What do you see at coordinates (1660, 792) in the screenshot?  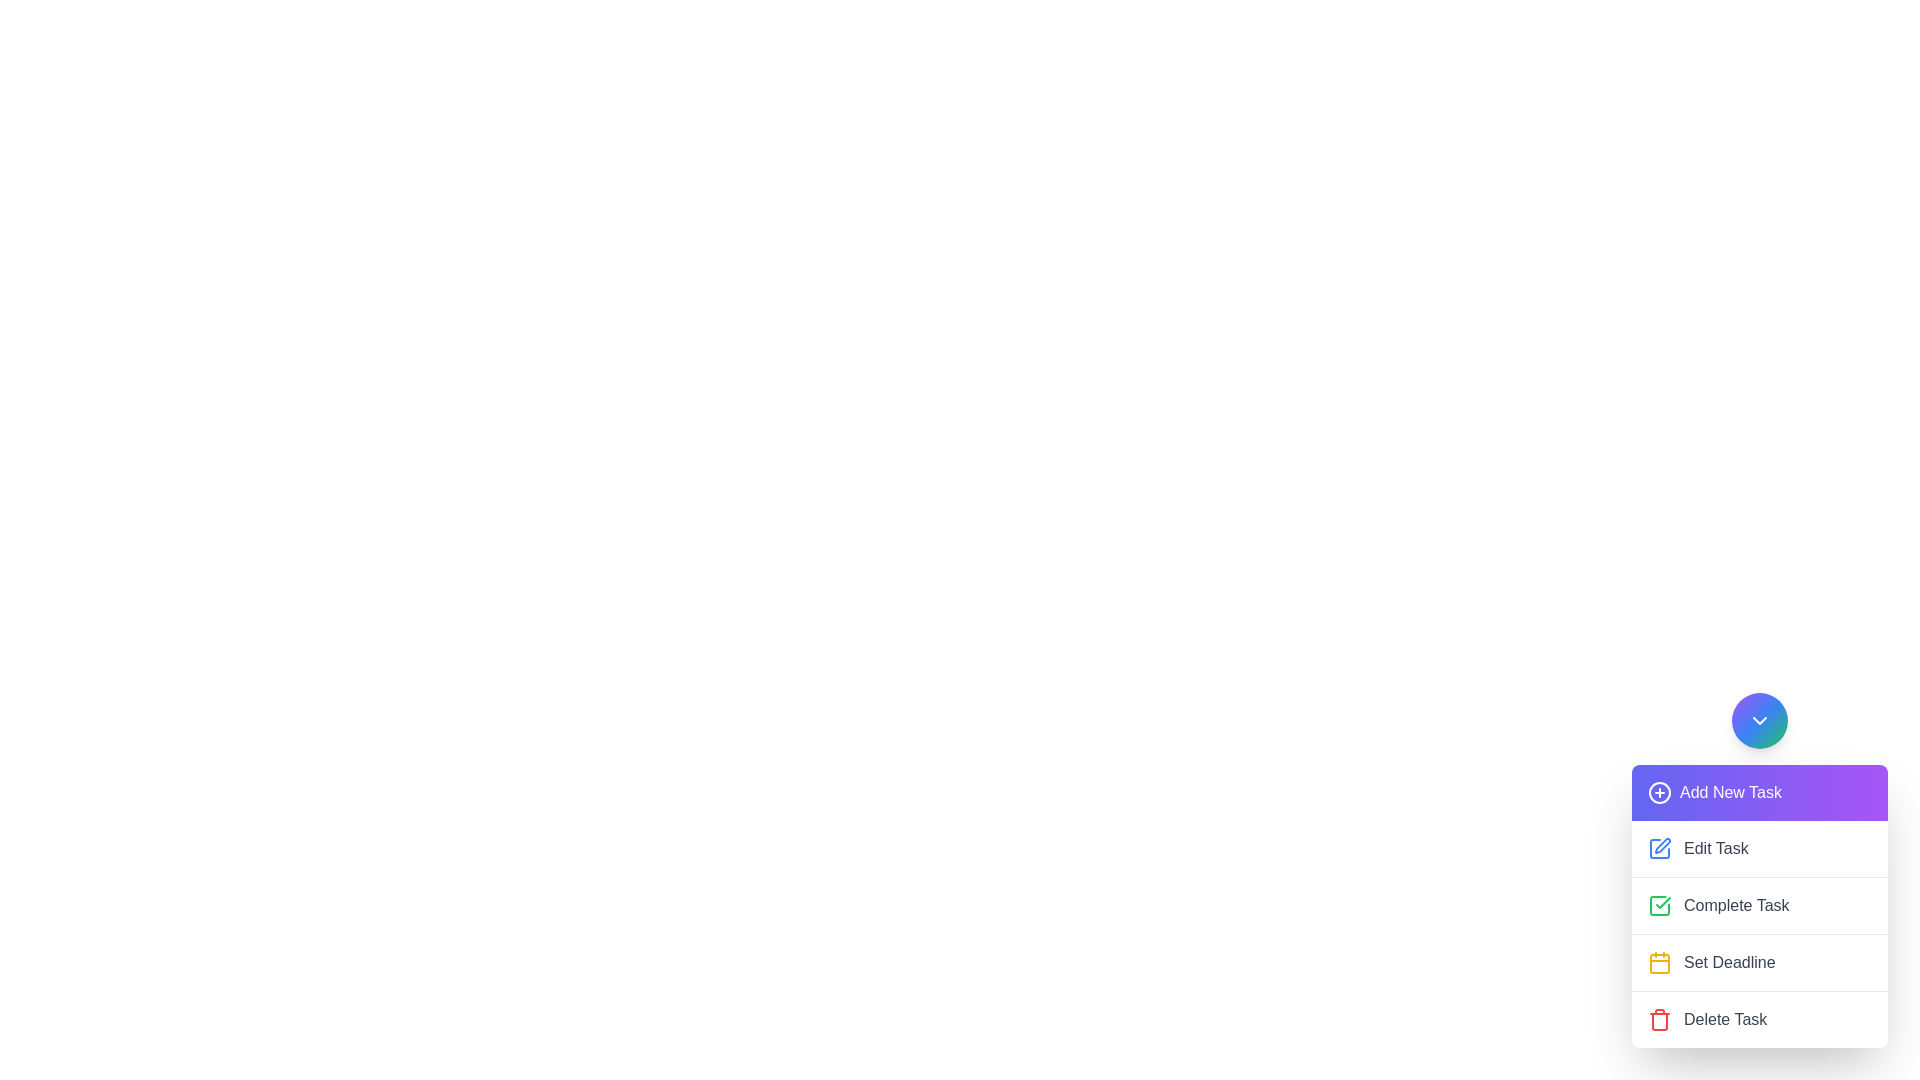 I see `the graphic icon that represents the option to add a new task, positioned to the far left of the 'Add New Task' button in the dropdown menu` at bounding box center [1660, 792].